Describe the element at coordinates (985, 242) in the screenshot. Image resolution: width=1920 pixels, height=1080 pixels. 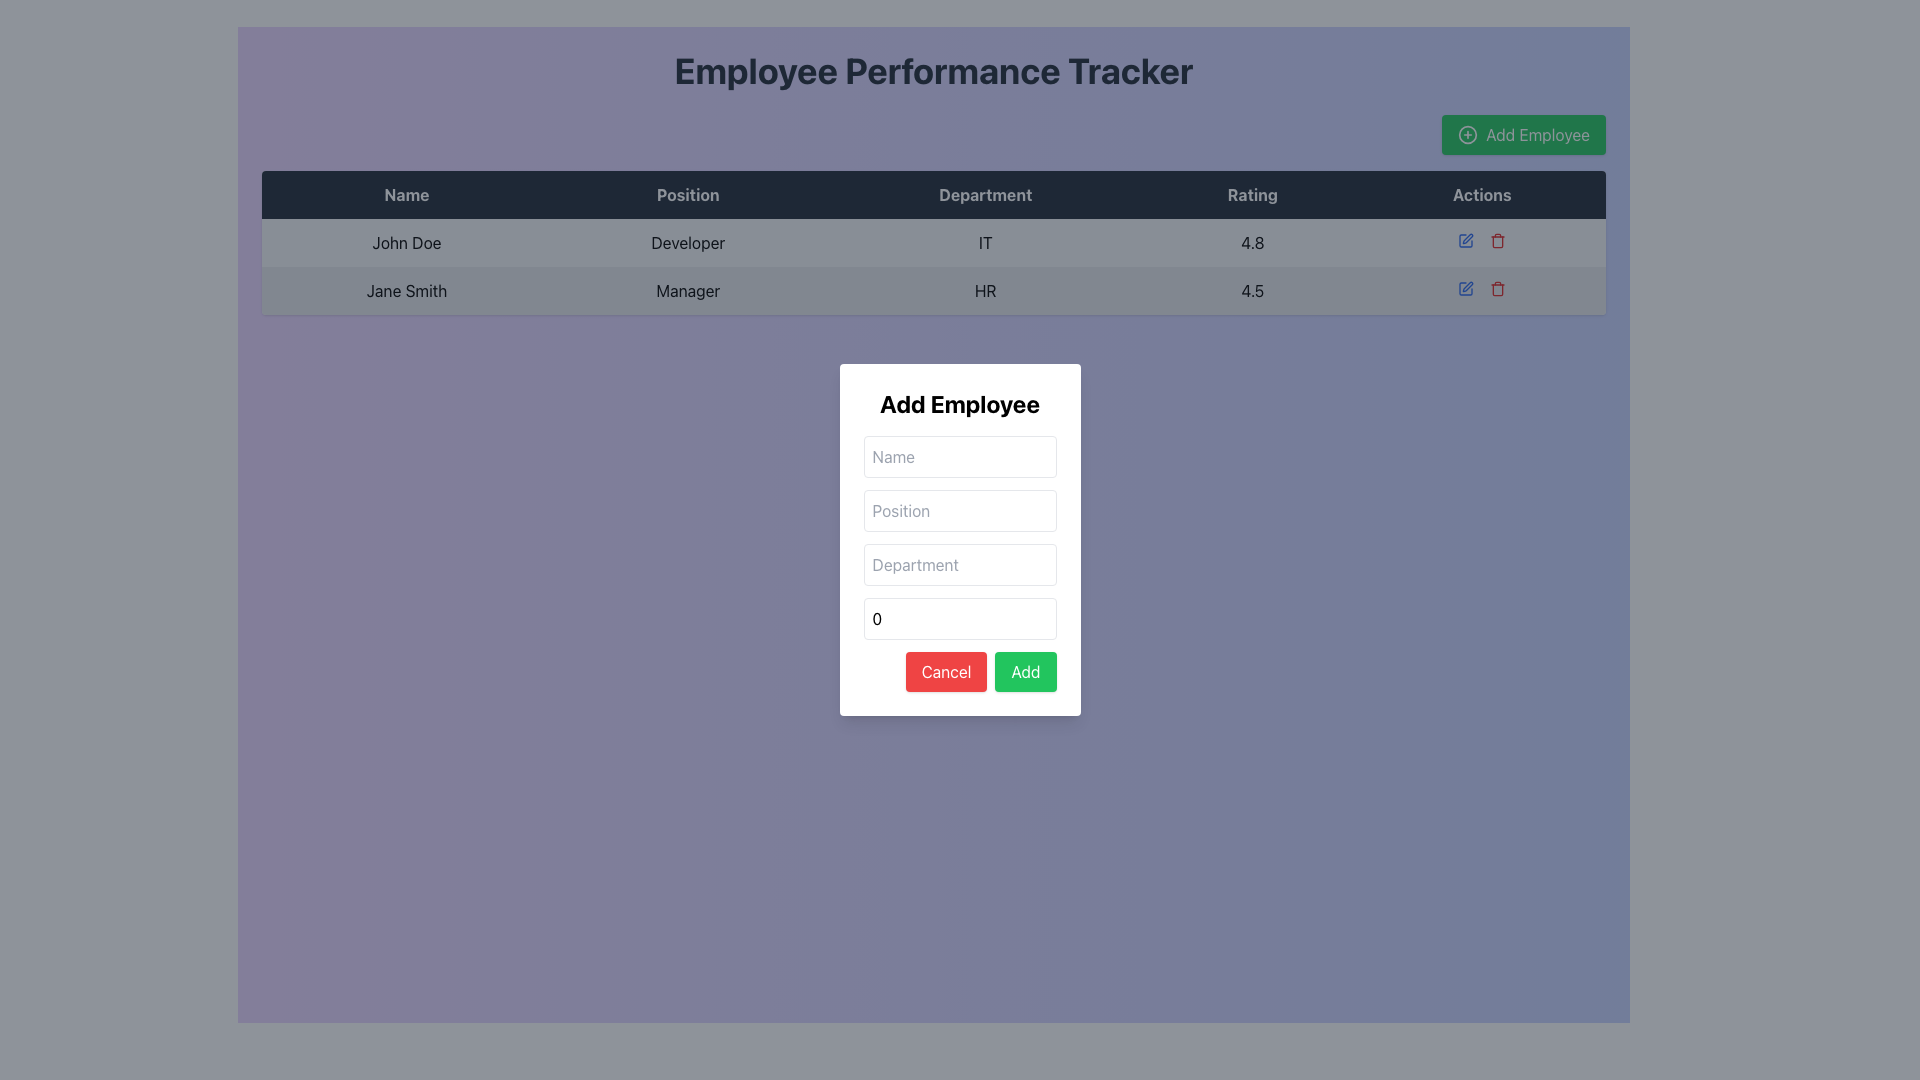
I see `the text cell displaying 'IT' in bold, which is located in the 'Department' column of the first data row in the table, positioned between the 'Developer' and '4.8' cells` at that location.